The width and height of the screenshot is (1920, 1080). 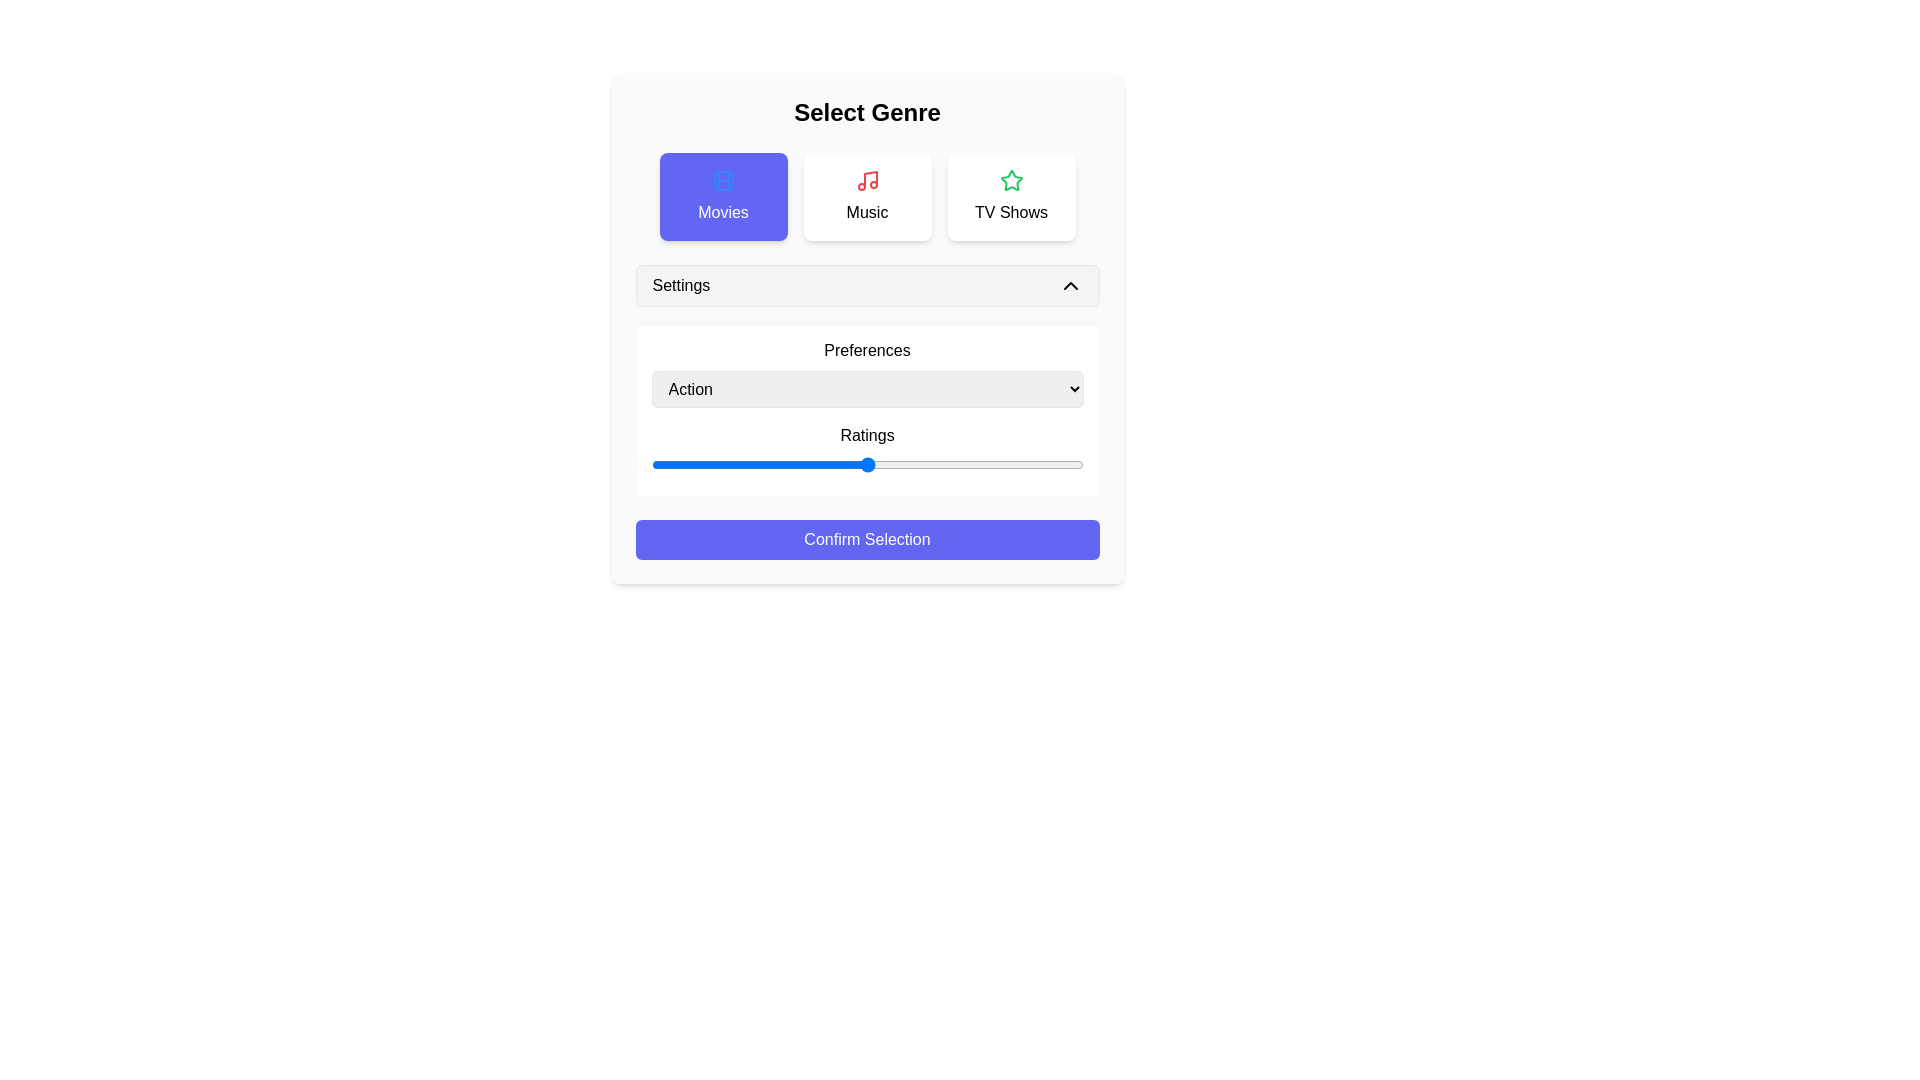 What do you see at coordinates (988, 465) in the screenshot?
I see `the rating` at bounding box center [988, 465].